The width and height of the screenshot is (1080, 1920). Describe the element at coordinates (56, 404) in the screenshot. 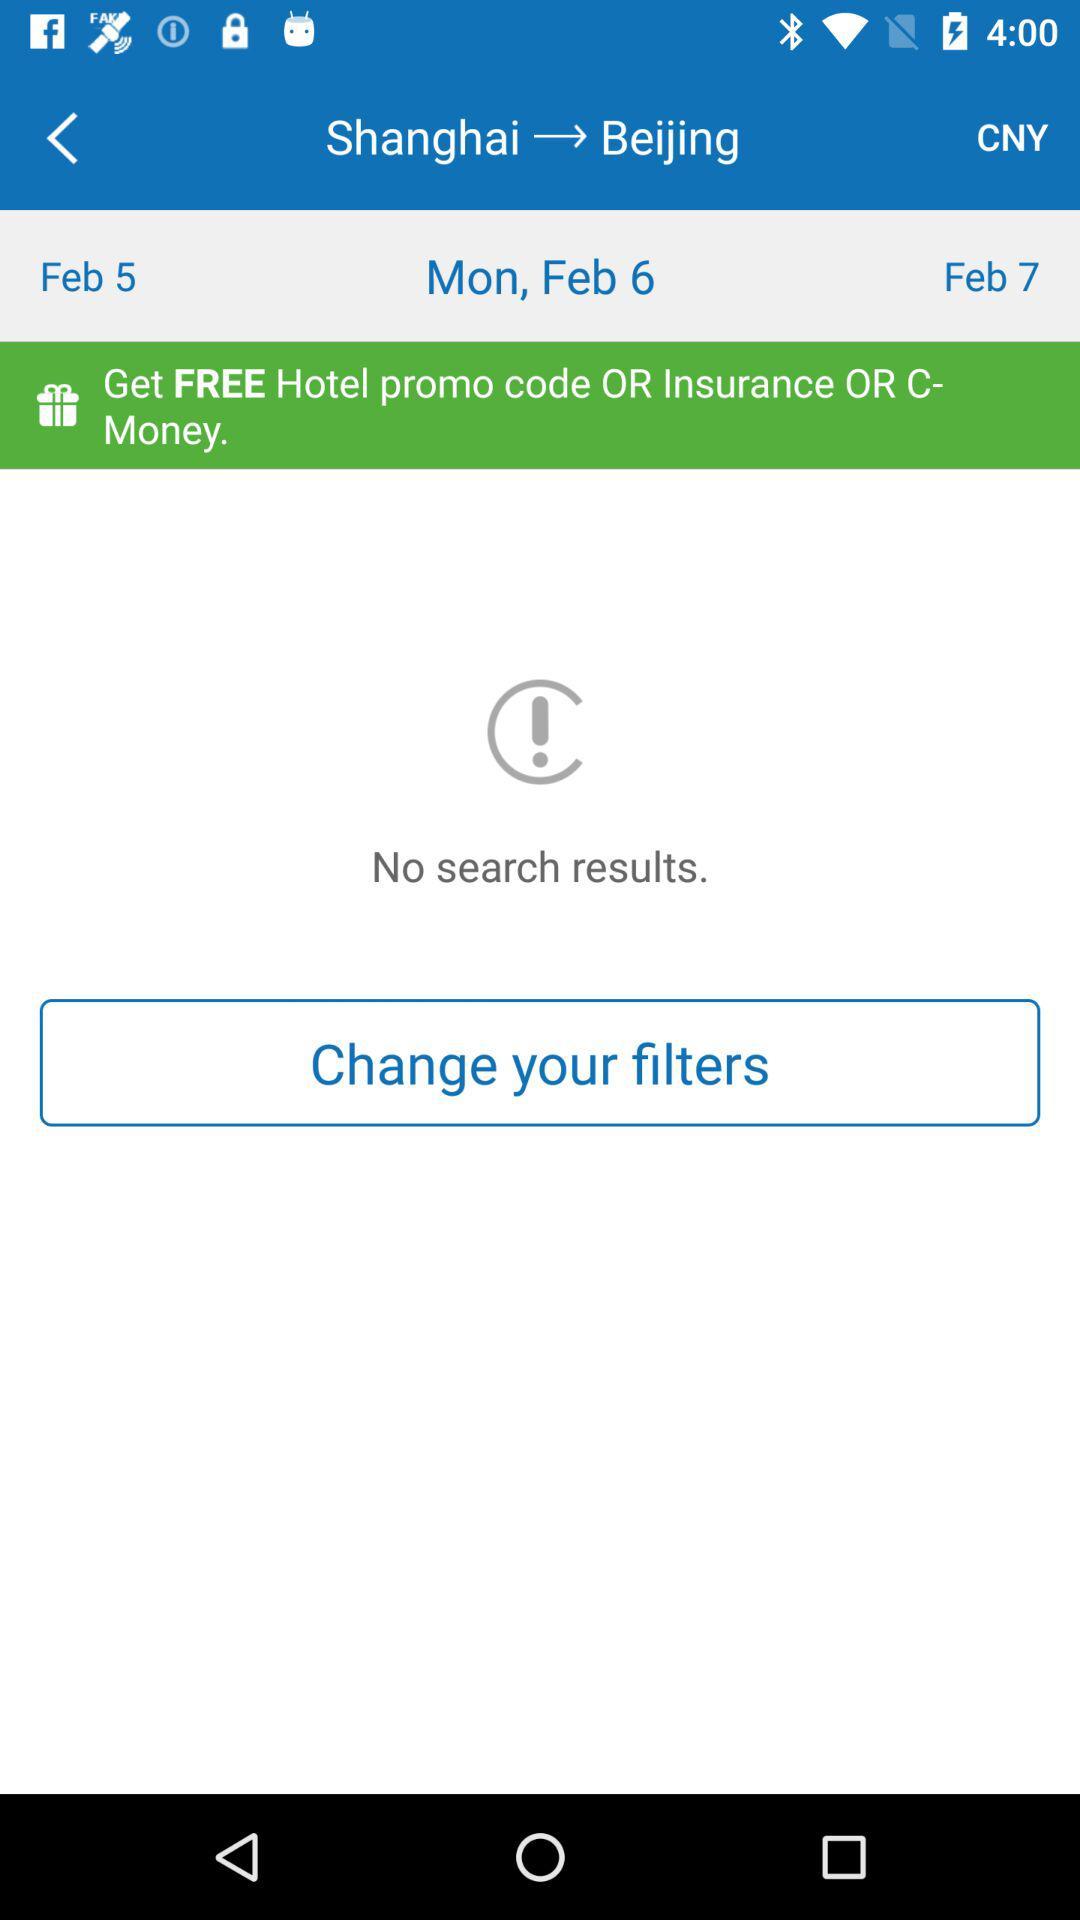

I see `gift icon which is below feb 5` at that location.